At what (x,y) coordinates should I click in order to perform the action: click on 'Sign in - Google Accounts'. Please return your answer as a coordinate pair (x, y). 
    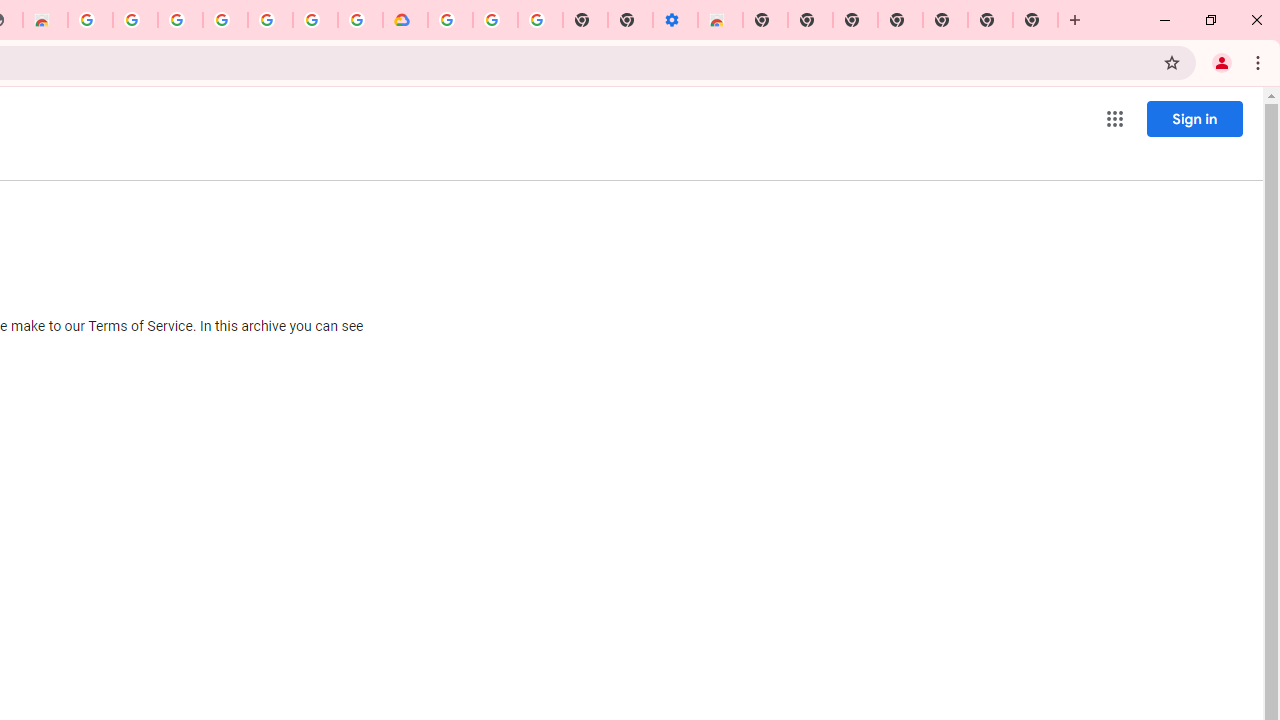
    Looking at the image, I should click on (180, 20).